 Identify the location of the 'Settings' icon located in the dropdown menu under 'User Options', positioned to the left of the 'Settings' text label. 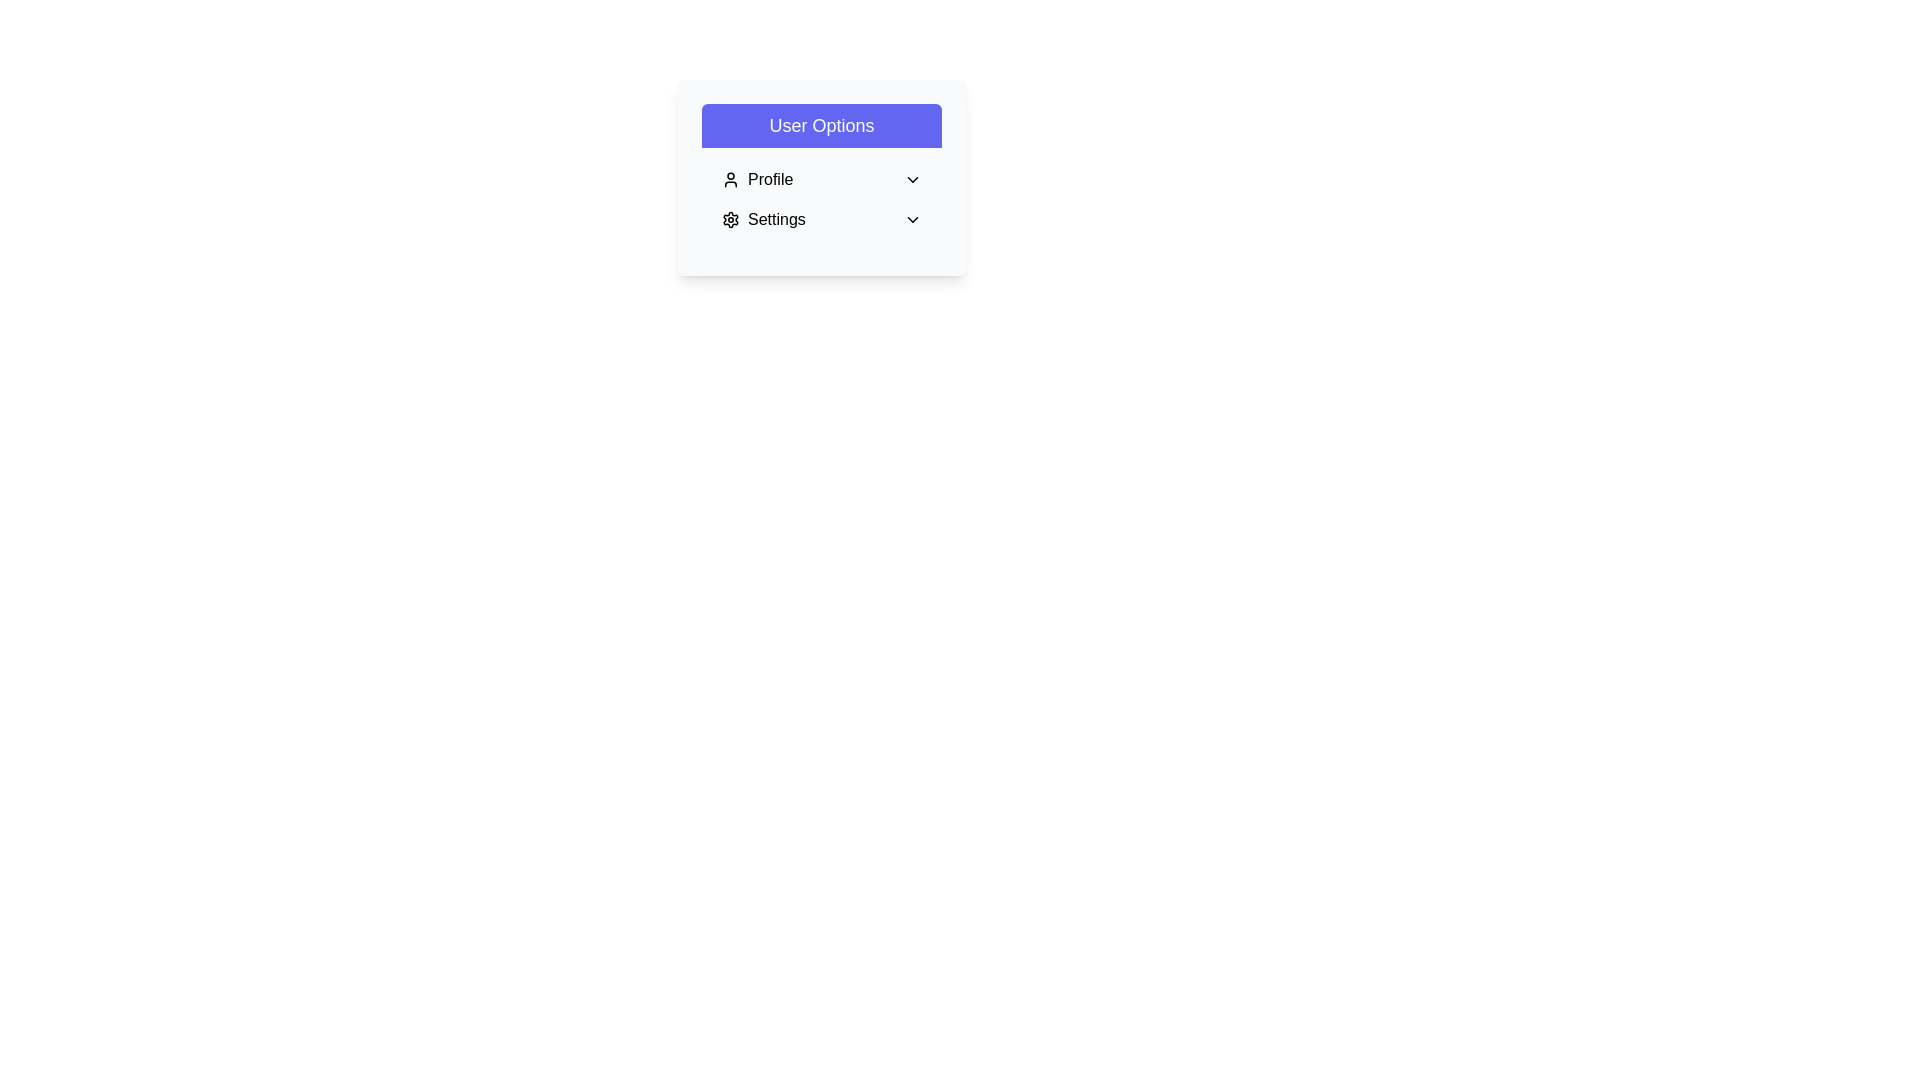
(729, 219).